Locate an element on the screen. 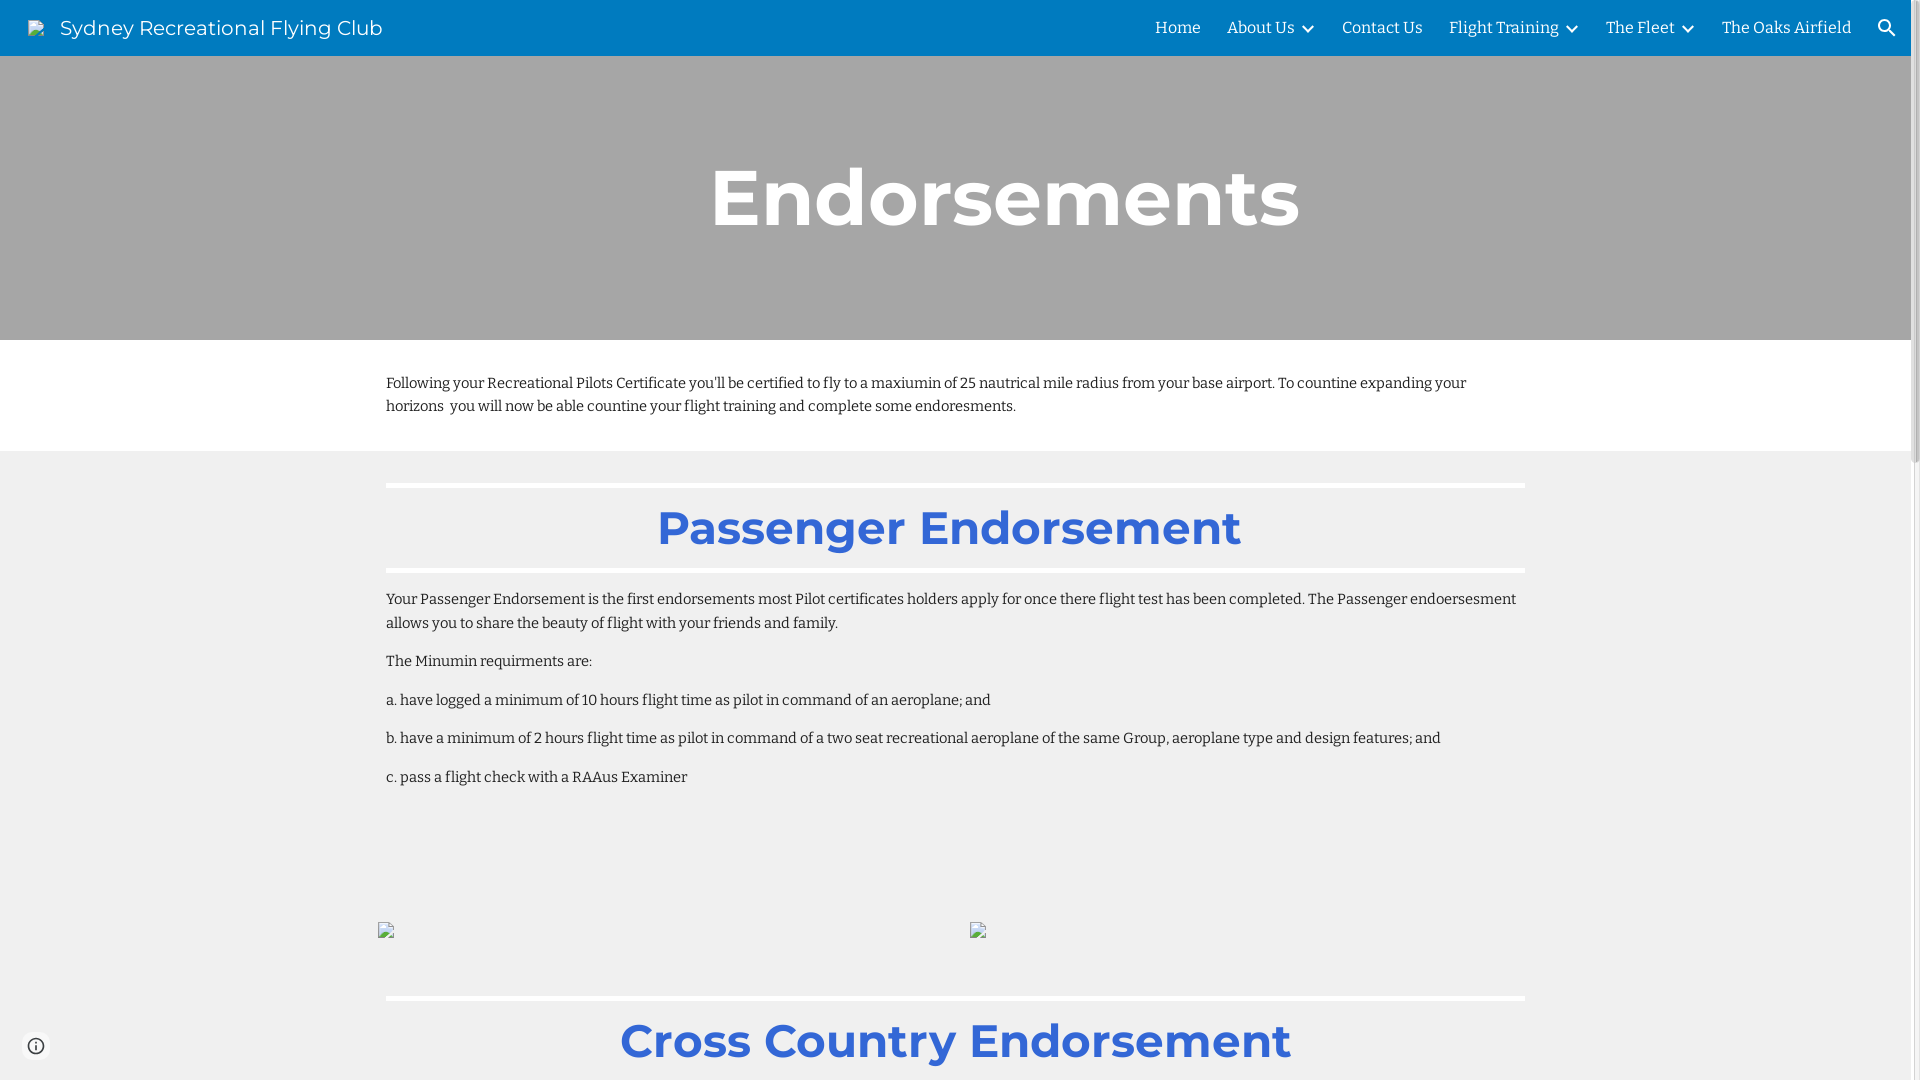  'Expand/Collapse' is located at coordinates (1685, 27).